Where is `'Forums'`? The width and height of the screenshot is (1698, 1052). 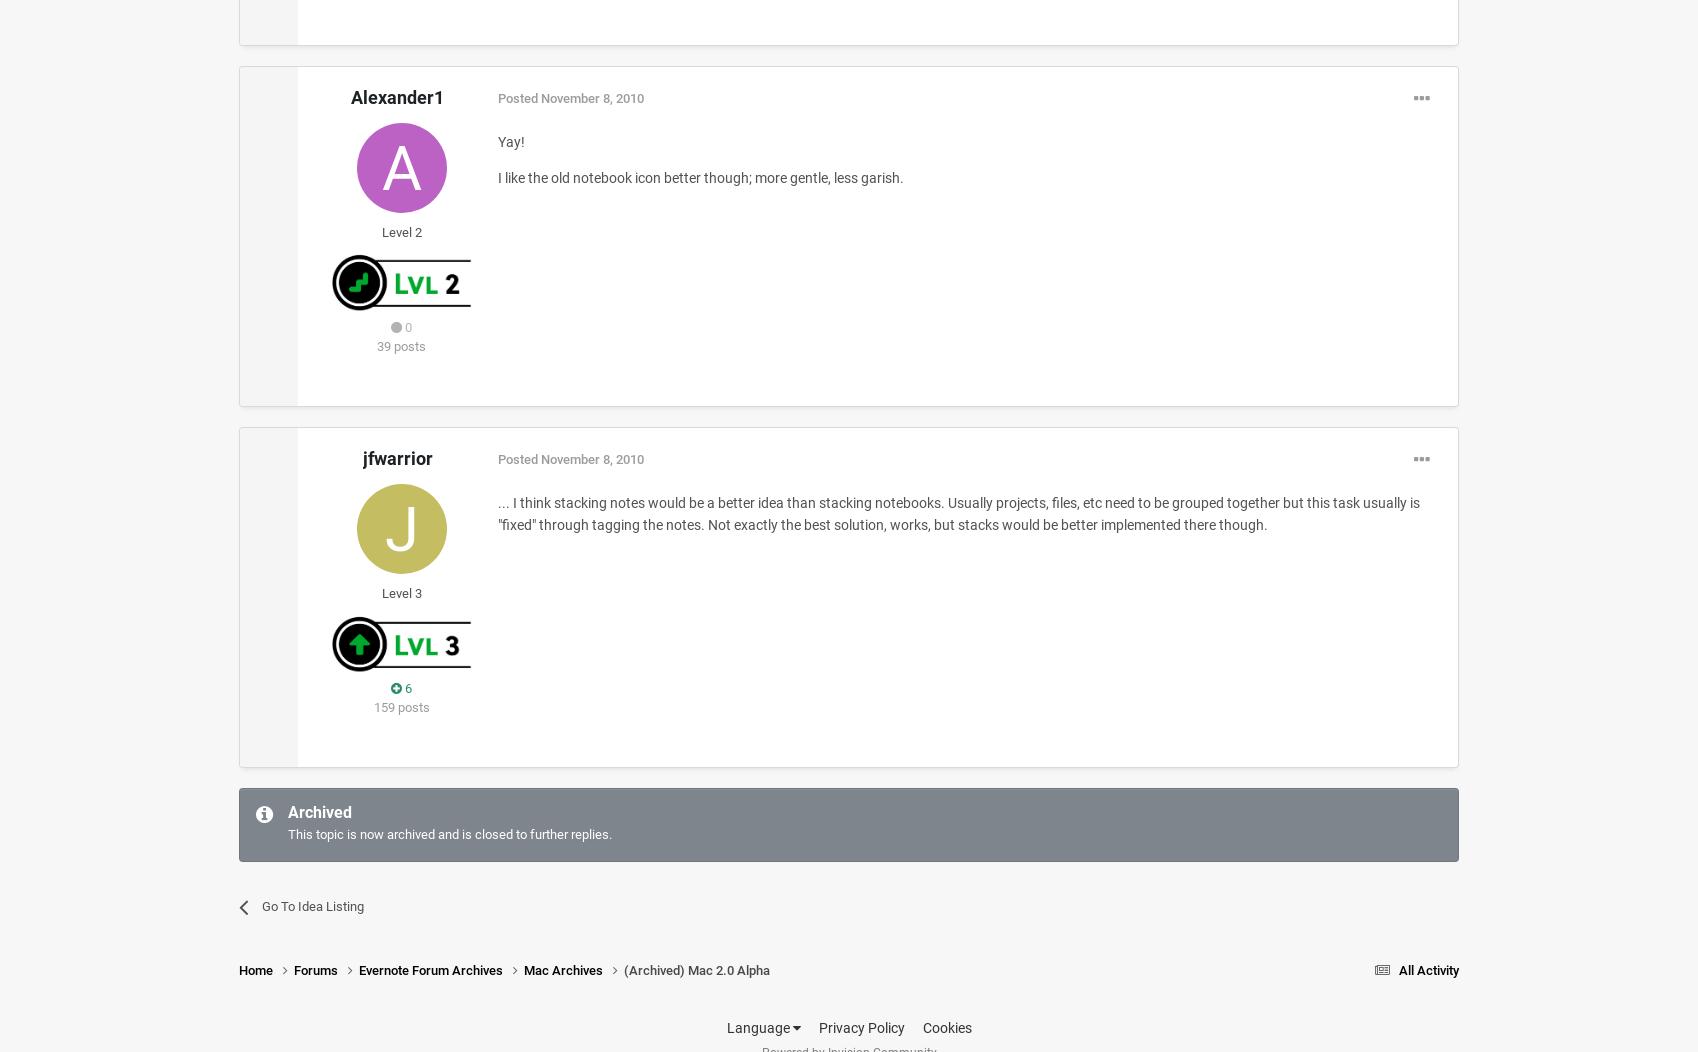
'Forums' is located at coordinates (316, 970).